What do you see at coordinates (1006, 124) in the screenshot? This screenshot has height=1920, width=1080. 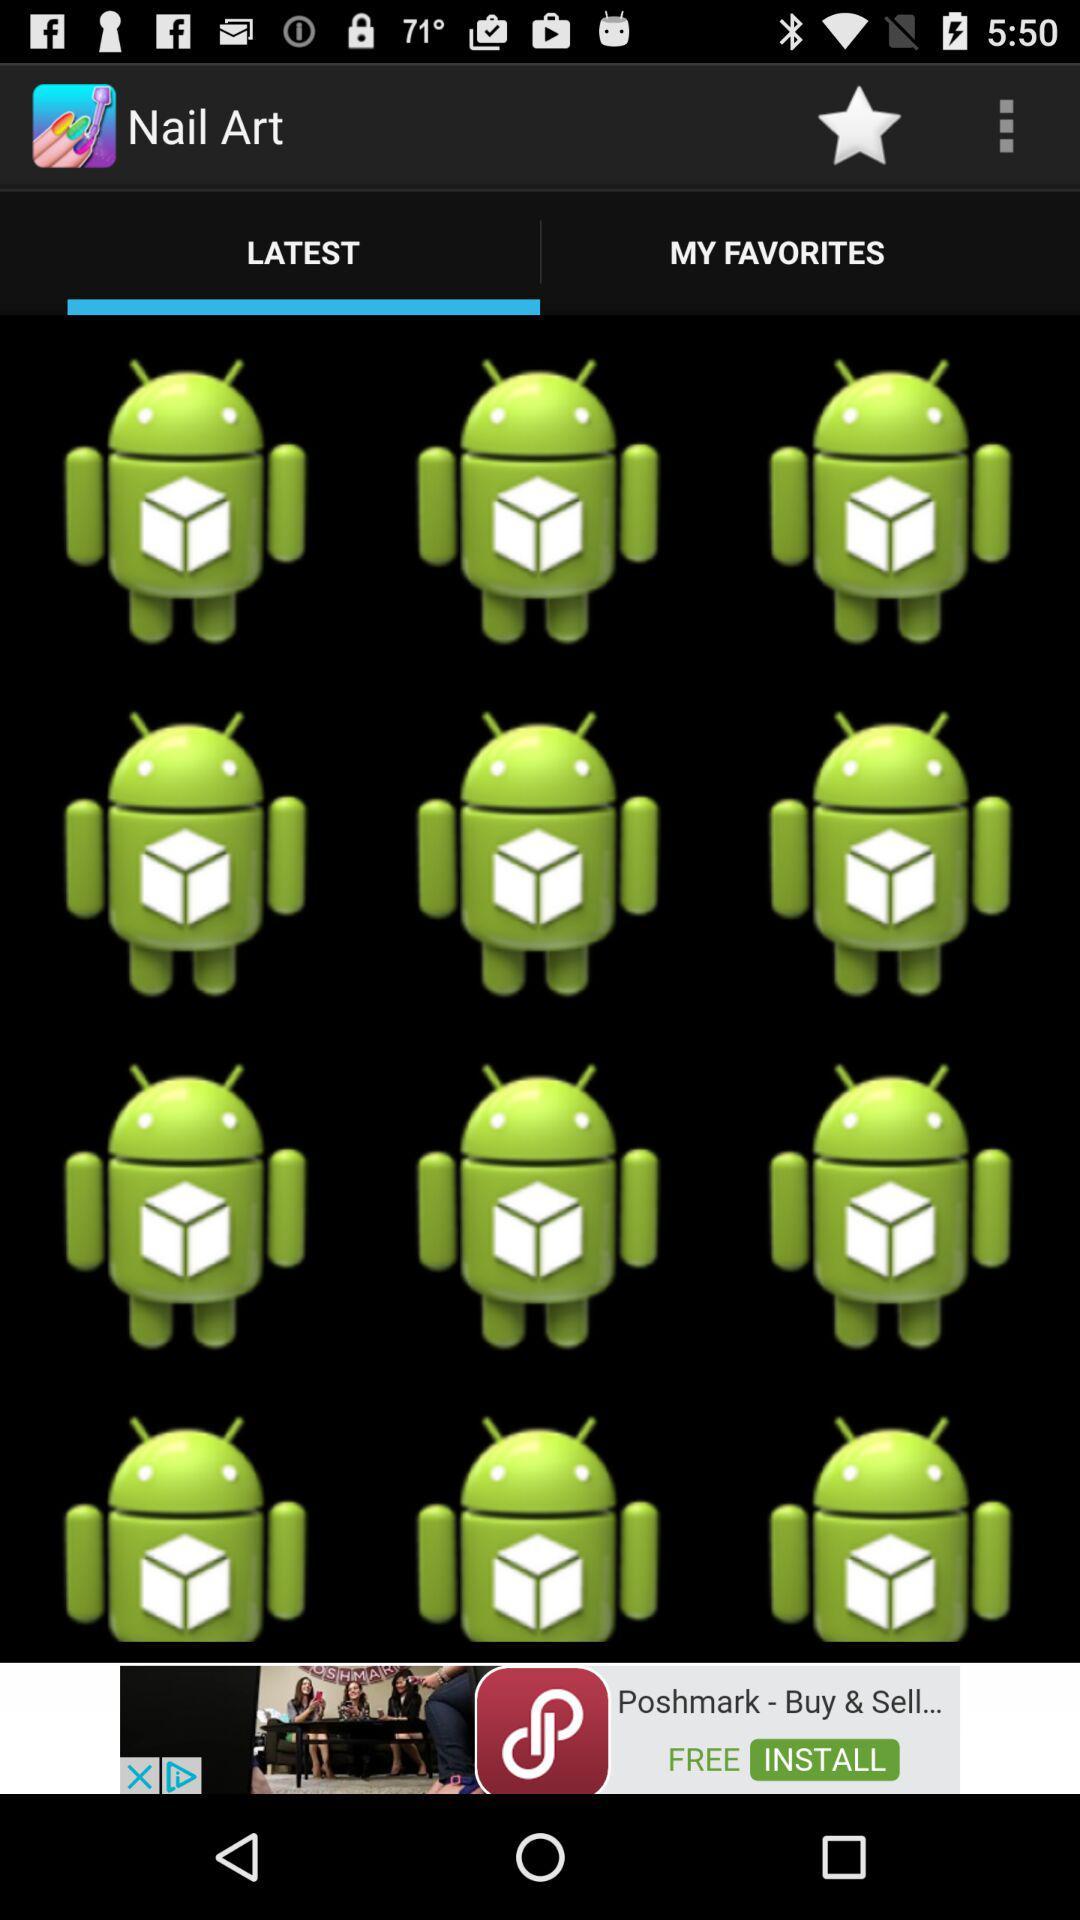 I see `the option which is next to the star icon` at bounding box center [1006, 124].